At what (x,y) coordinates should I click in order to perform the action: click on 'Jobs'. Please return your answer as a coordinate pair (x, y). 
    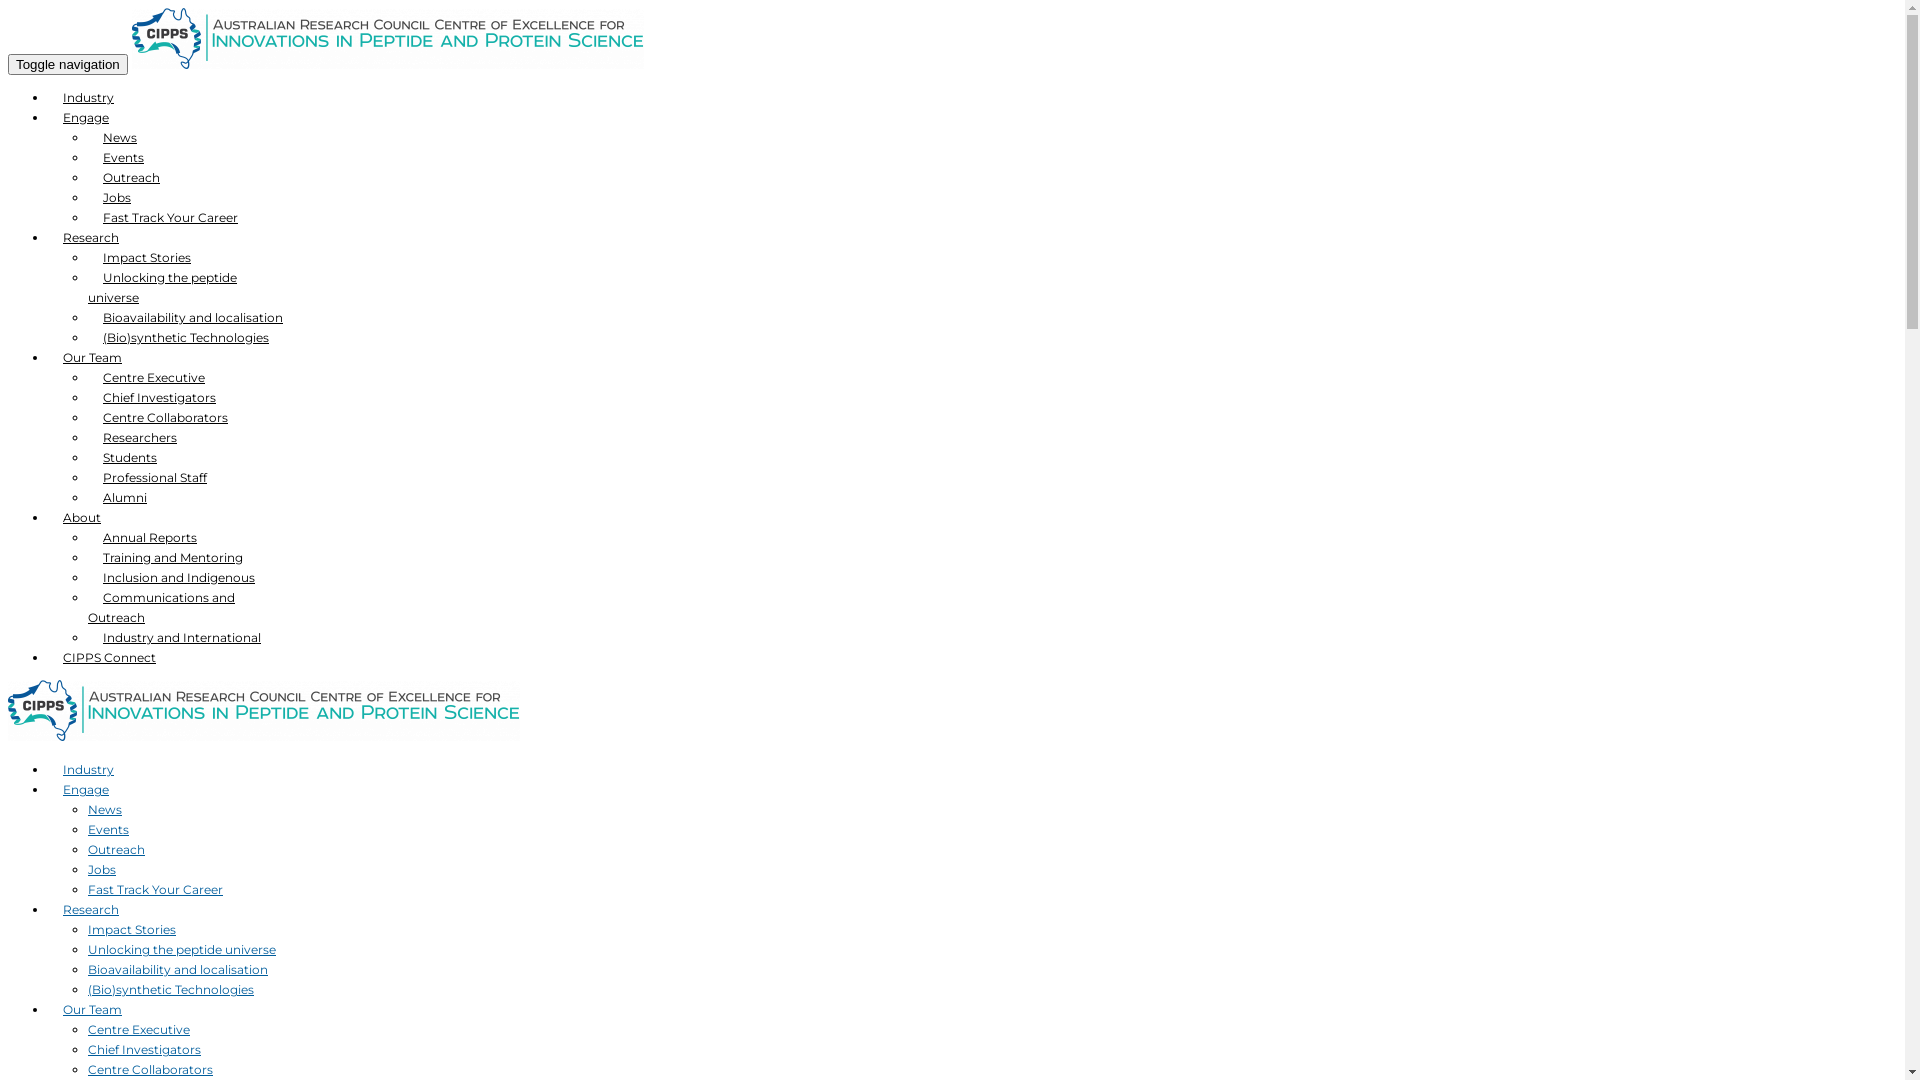
    Looking at the image, I should click on (100, 868).